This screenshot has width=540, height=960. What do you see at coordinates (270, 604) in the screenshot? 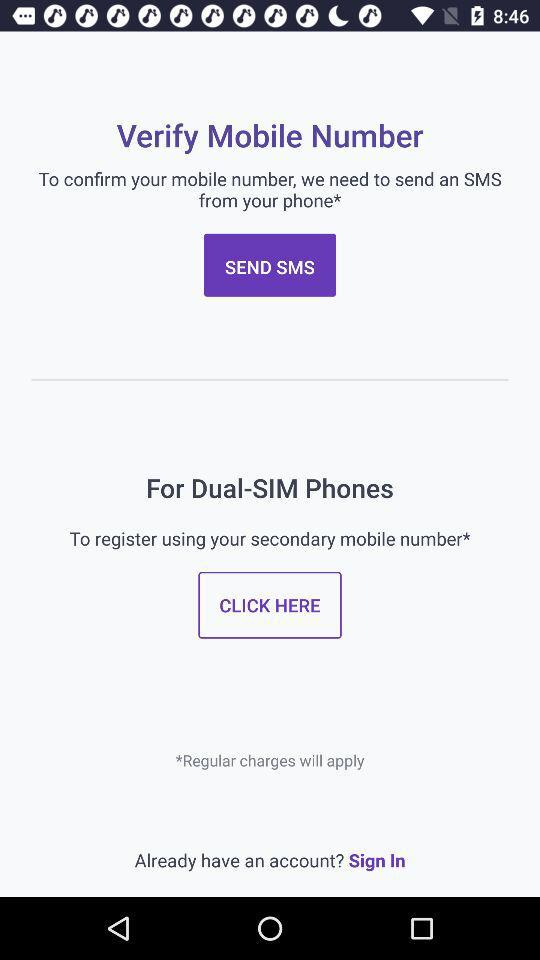
I see `the click here` at bounding box center [270, 604].